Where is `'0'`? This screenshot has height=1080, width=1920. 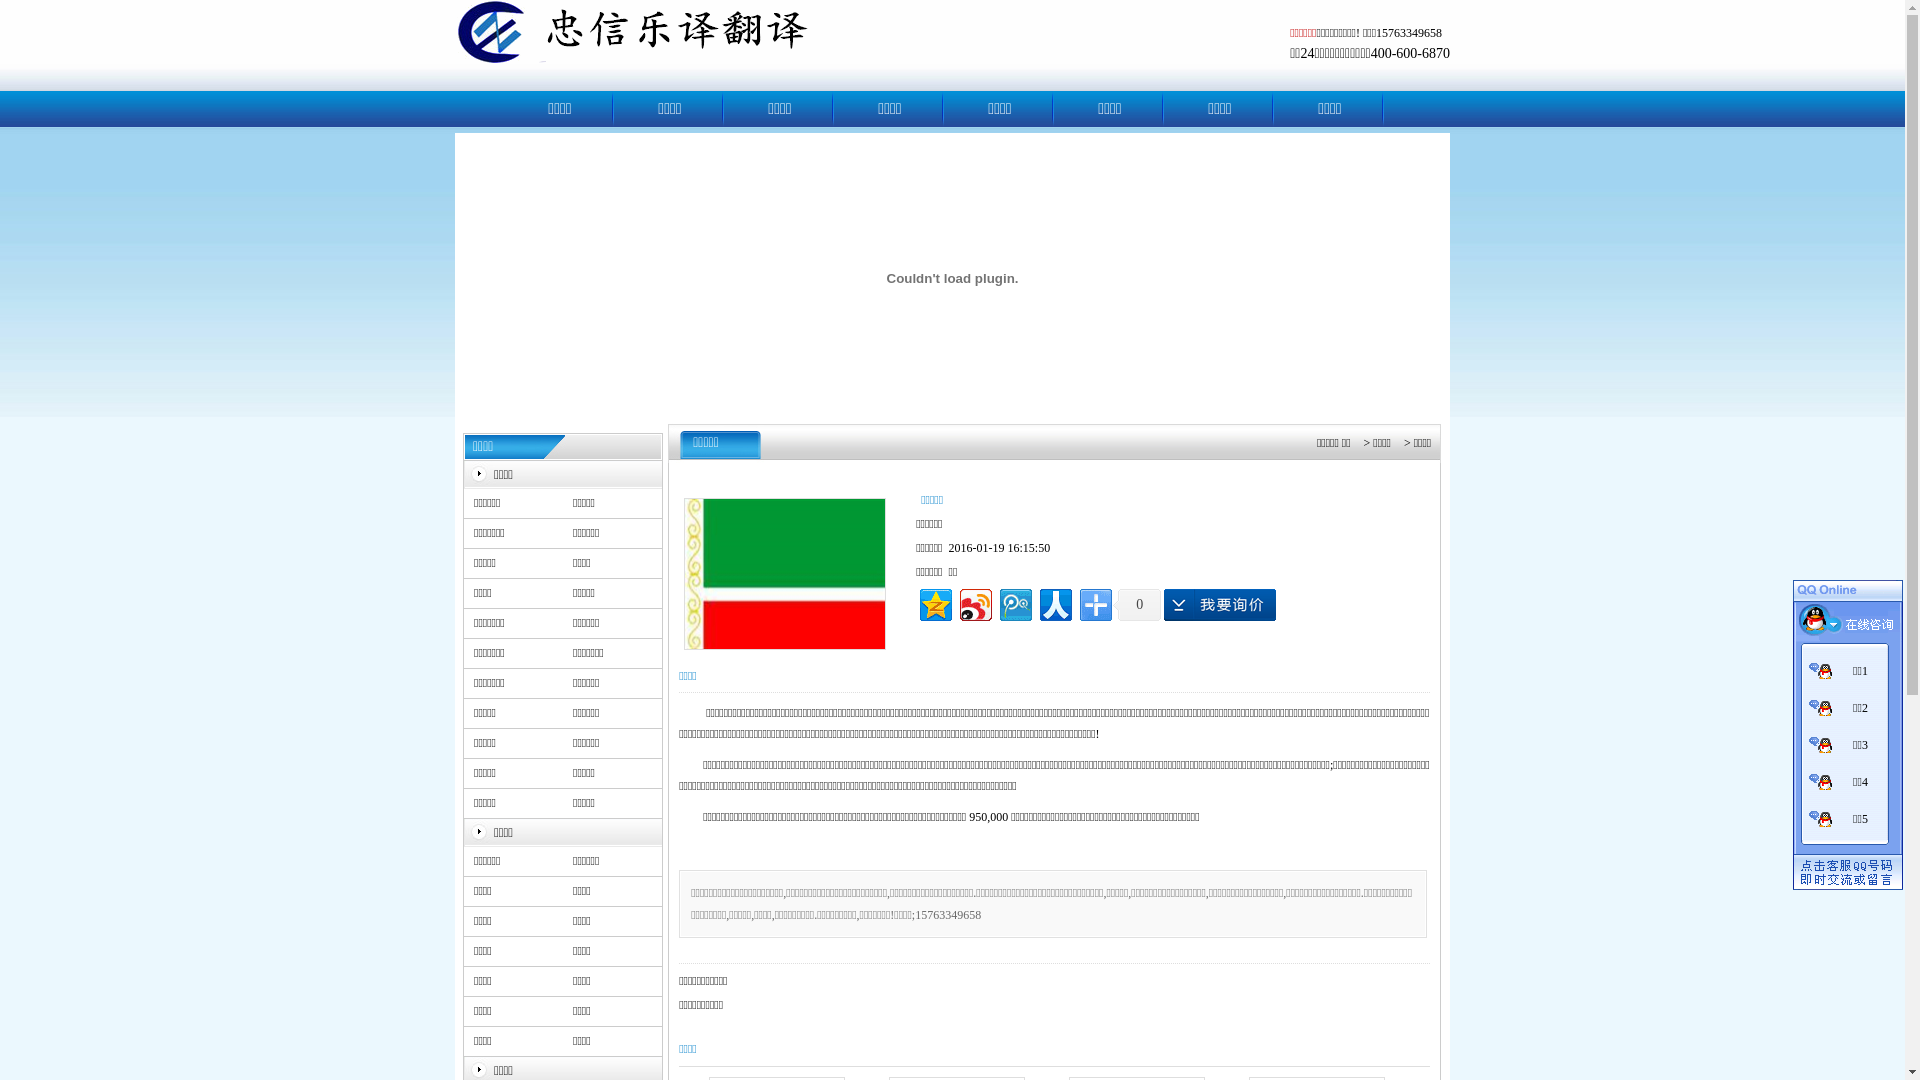 '0' is located at coordinates (1137, 604).